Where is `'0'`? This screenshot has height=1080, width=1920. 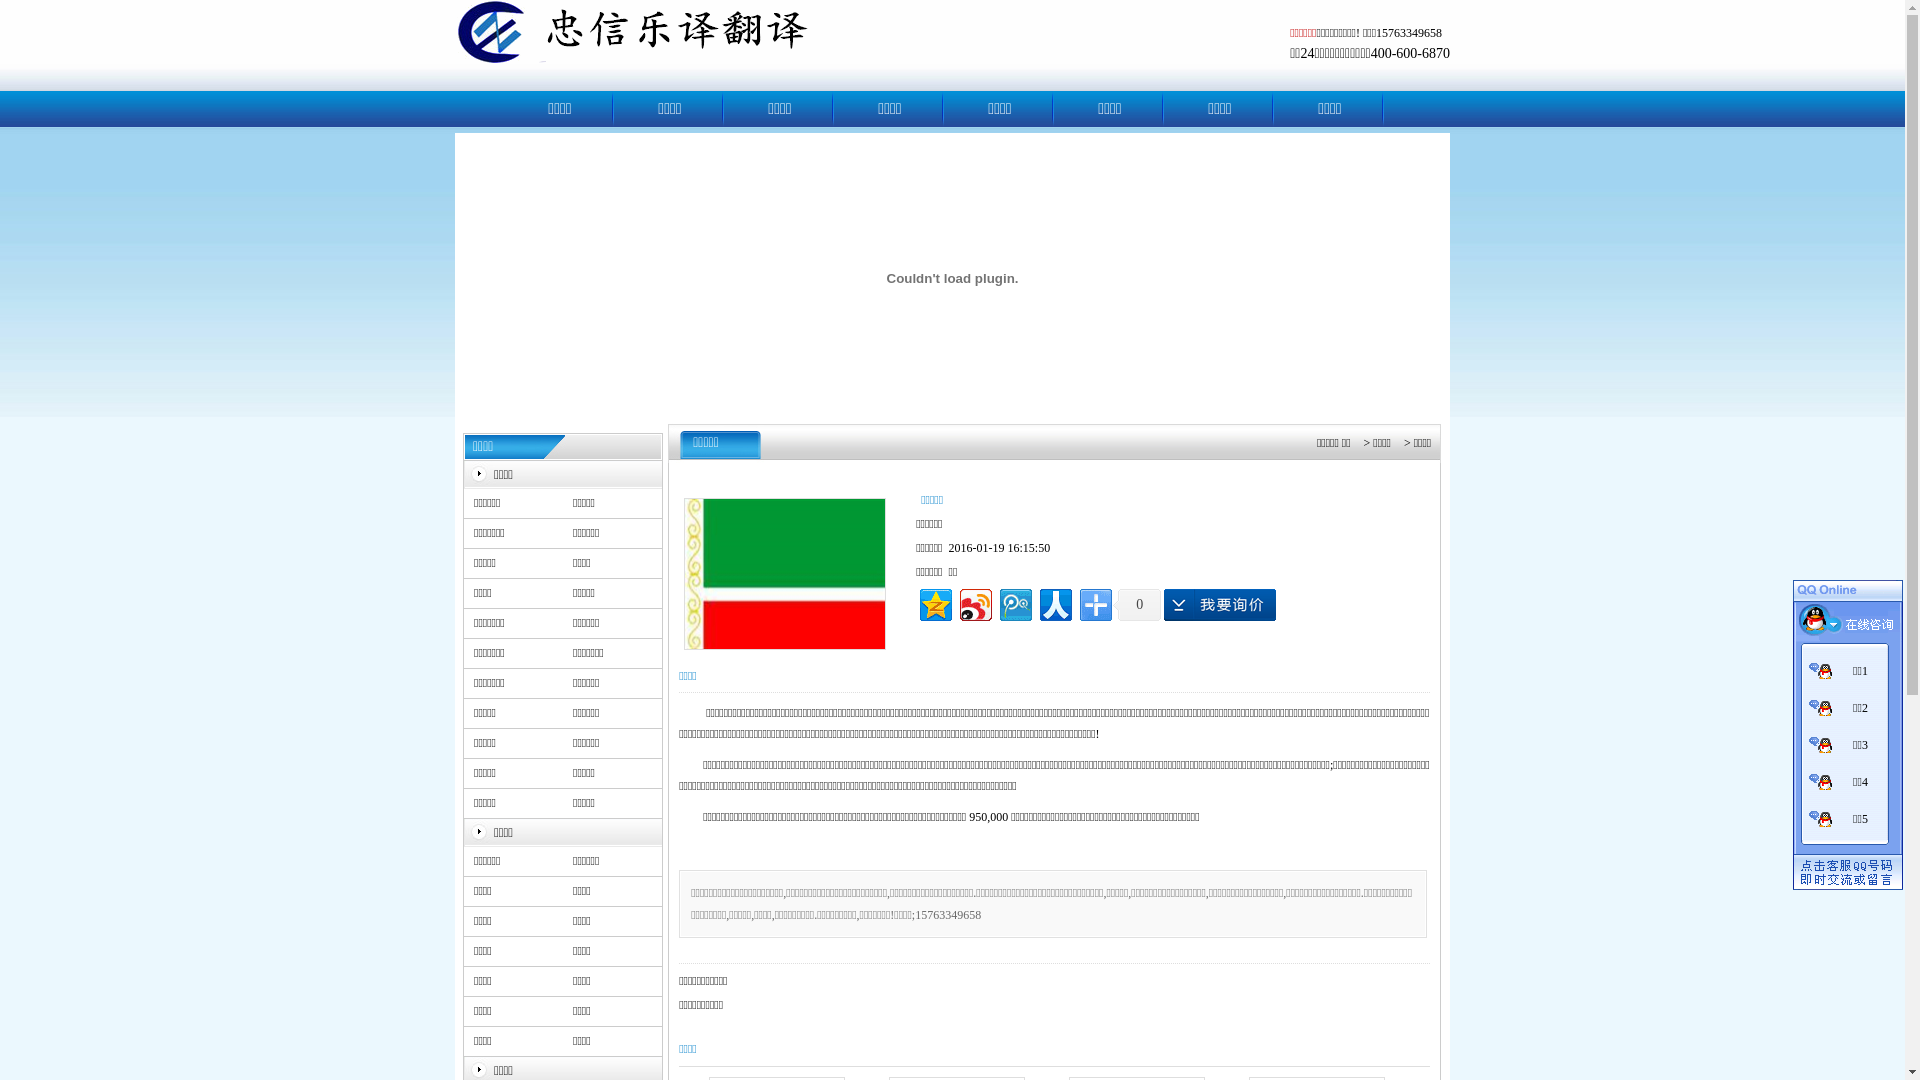 '0' is located at coordinates (1137, 604).